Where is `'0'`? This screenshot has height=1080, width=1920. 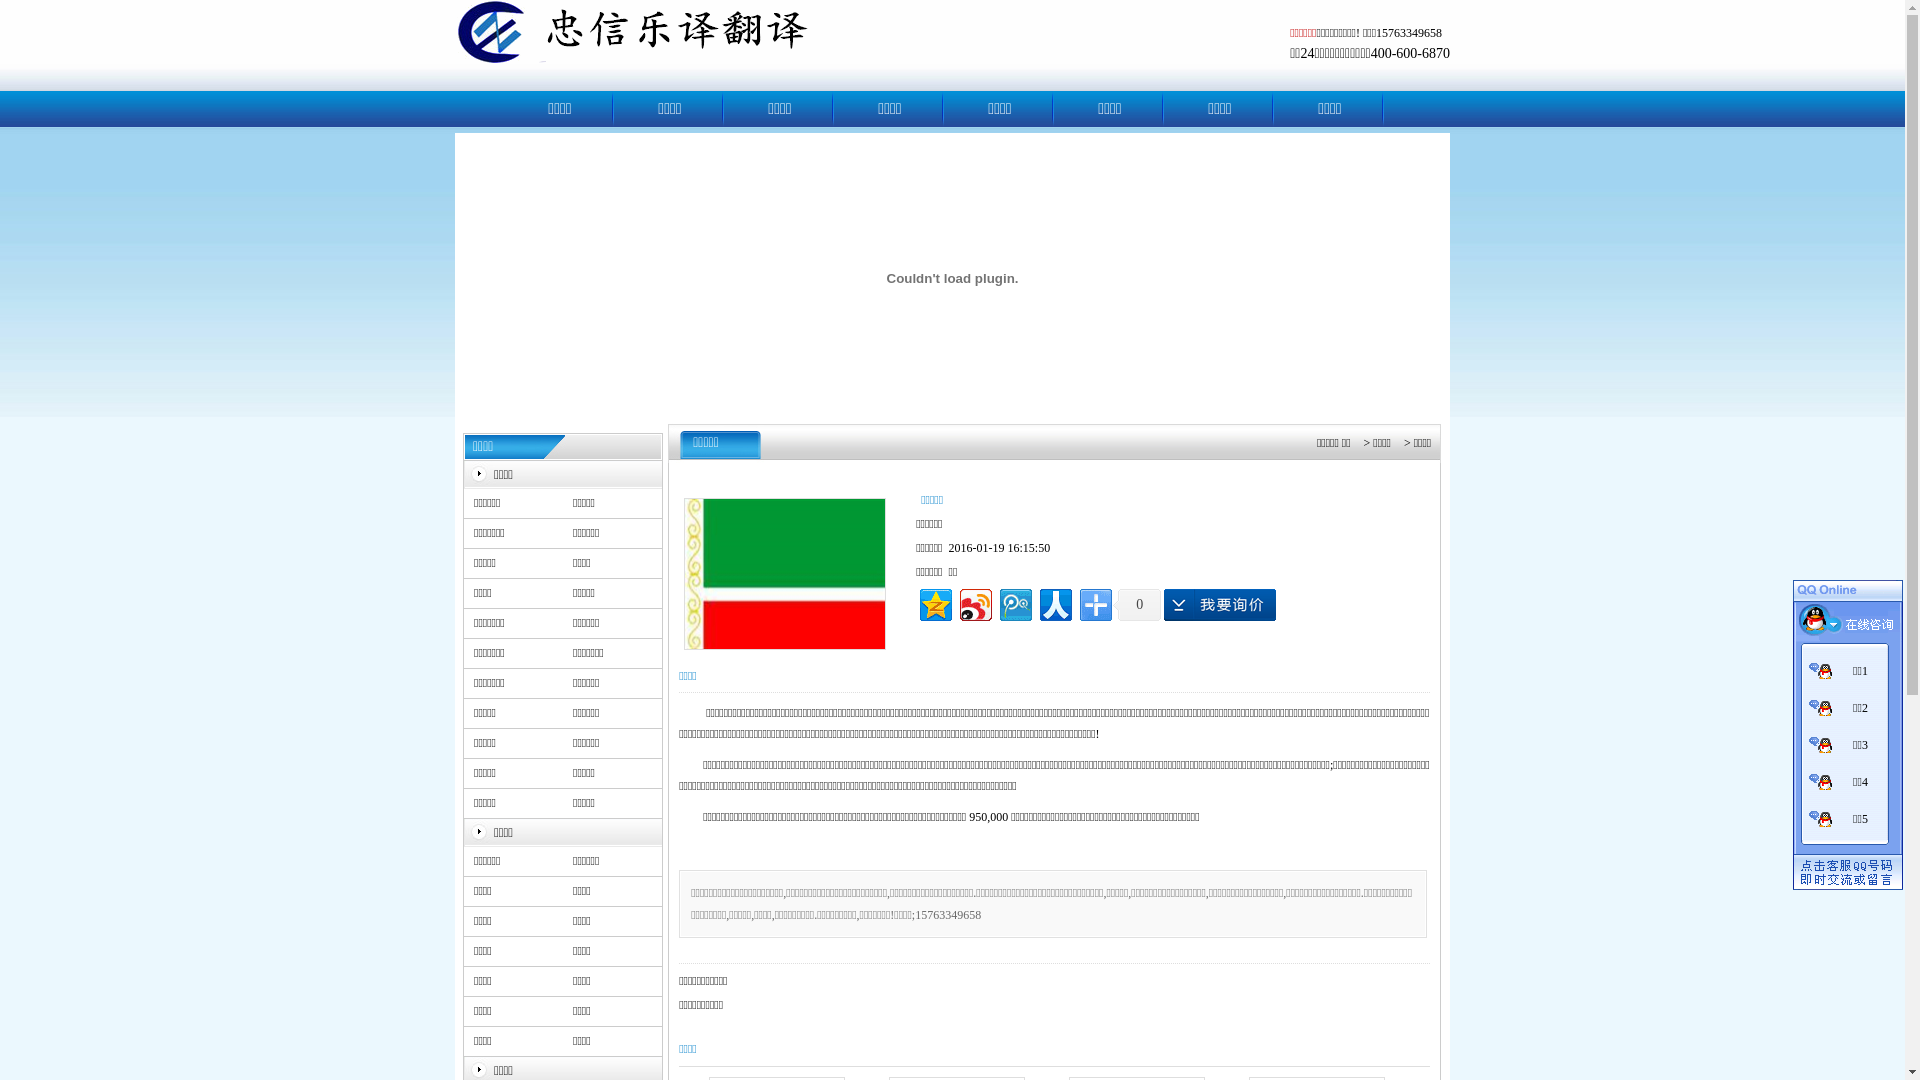 '0' is located at coordinates (1137, 604).